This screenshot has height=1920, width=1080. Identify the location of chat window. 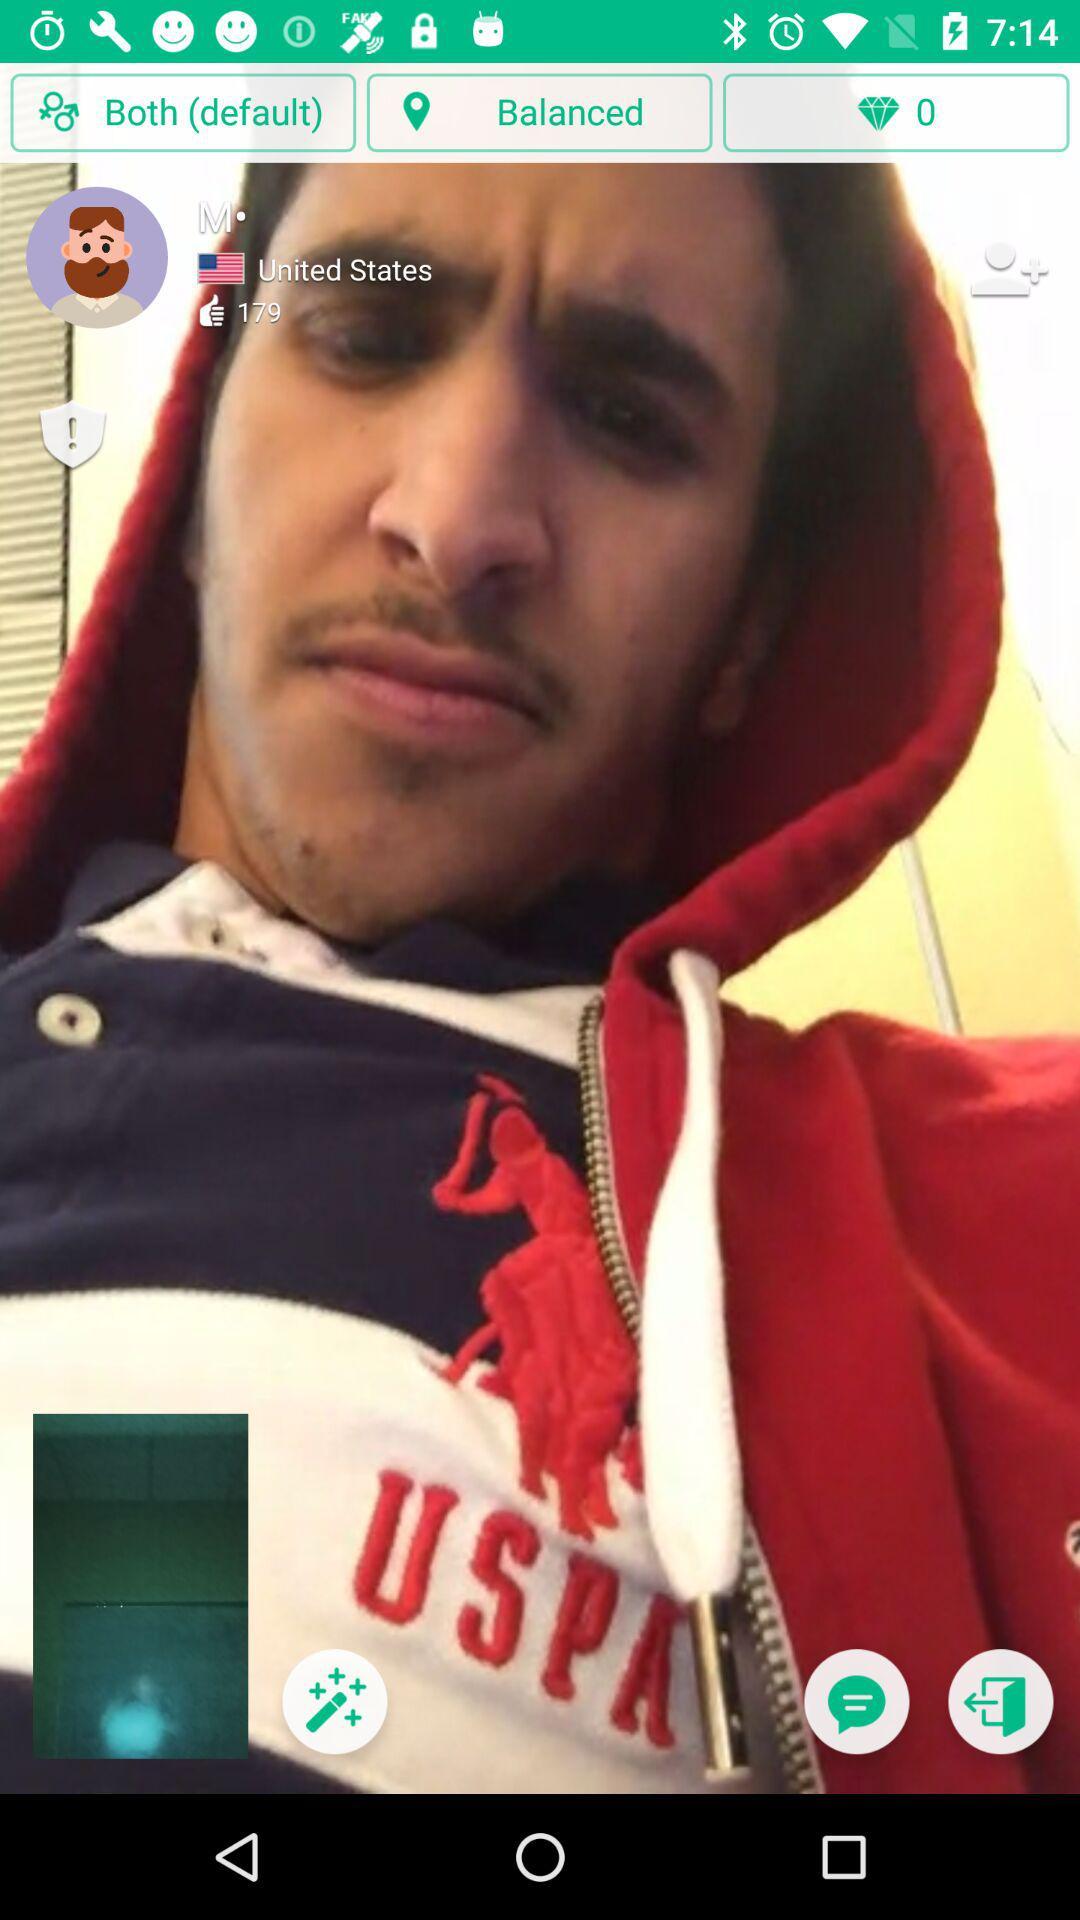
(855, 1713).